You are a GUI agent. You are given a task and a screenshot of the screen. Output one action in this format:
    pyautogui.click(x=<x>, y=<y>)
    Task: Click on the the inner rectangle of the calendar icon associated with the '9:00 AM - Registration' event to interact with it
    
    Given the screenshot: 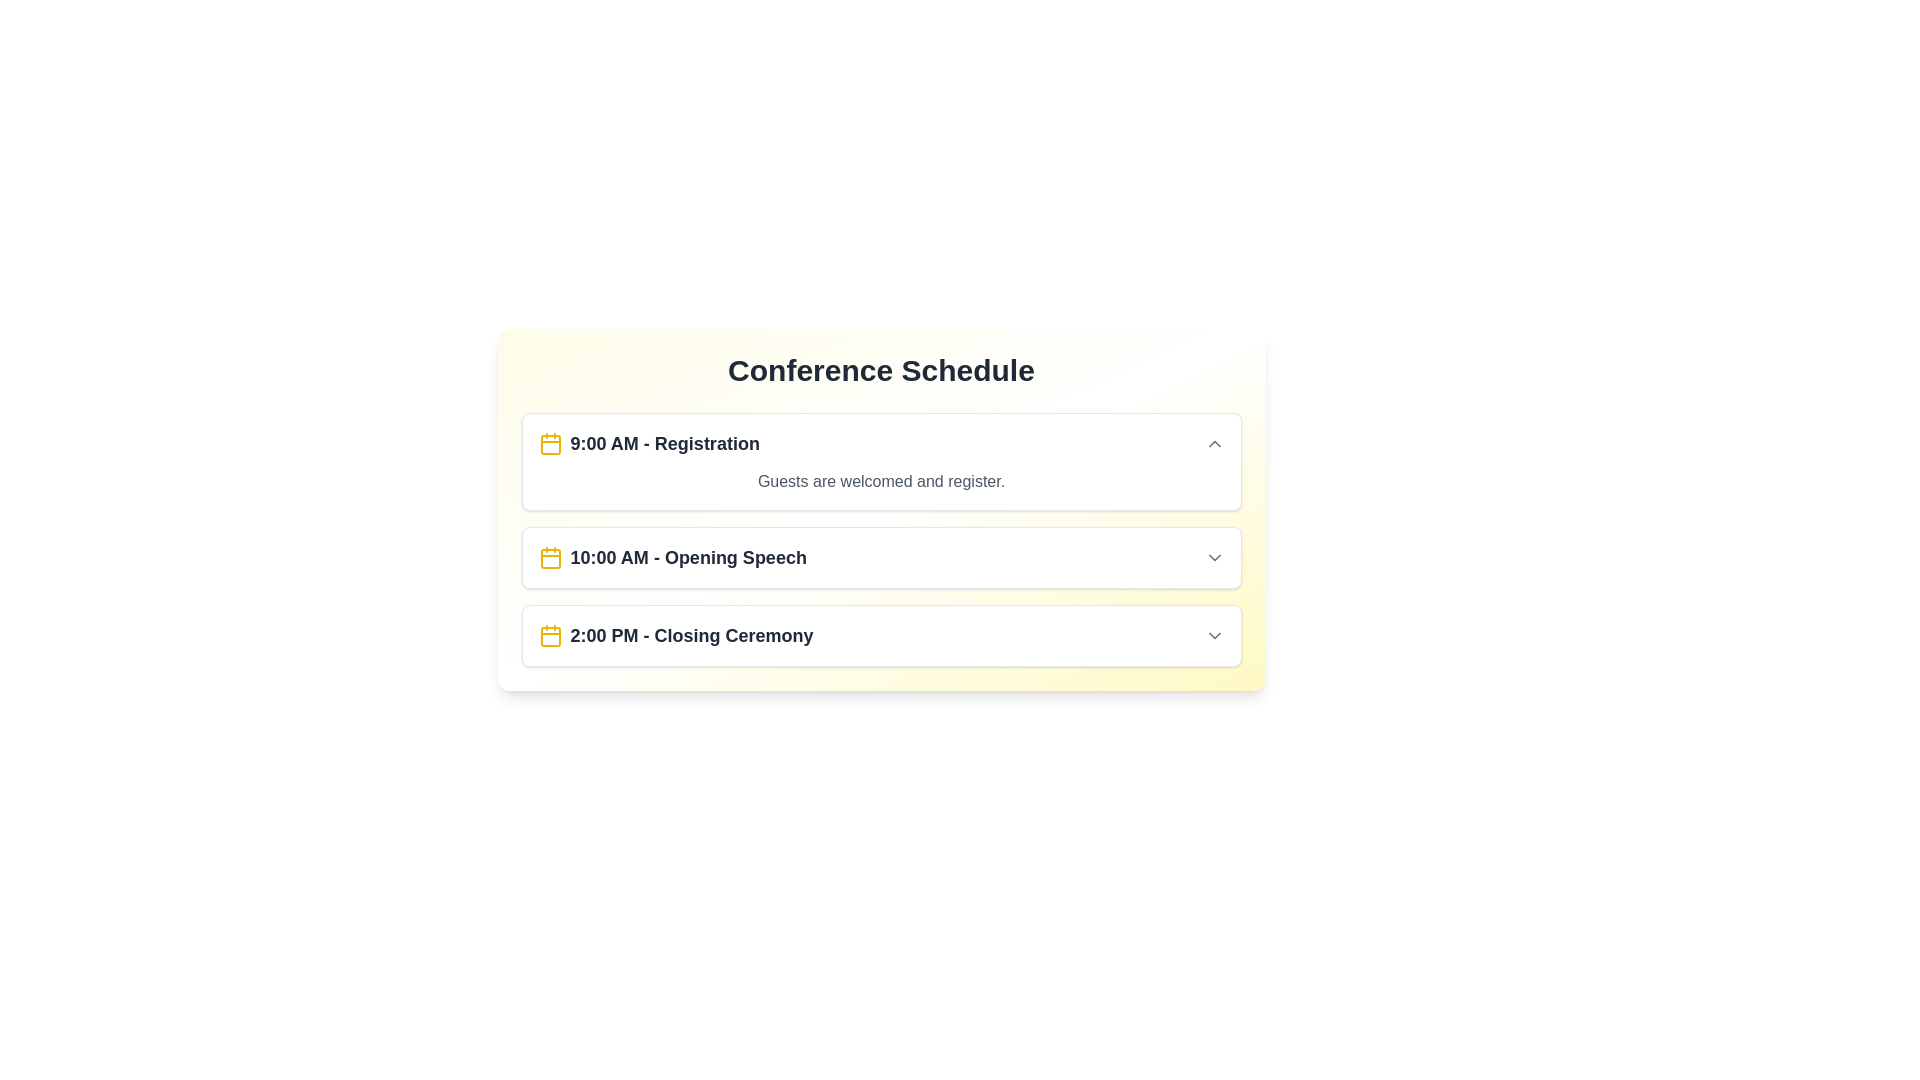 What is the action you would take?
    pyautogui.click(x=550, y=443)
    